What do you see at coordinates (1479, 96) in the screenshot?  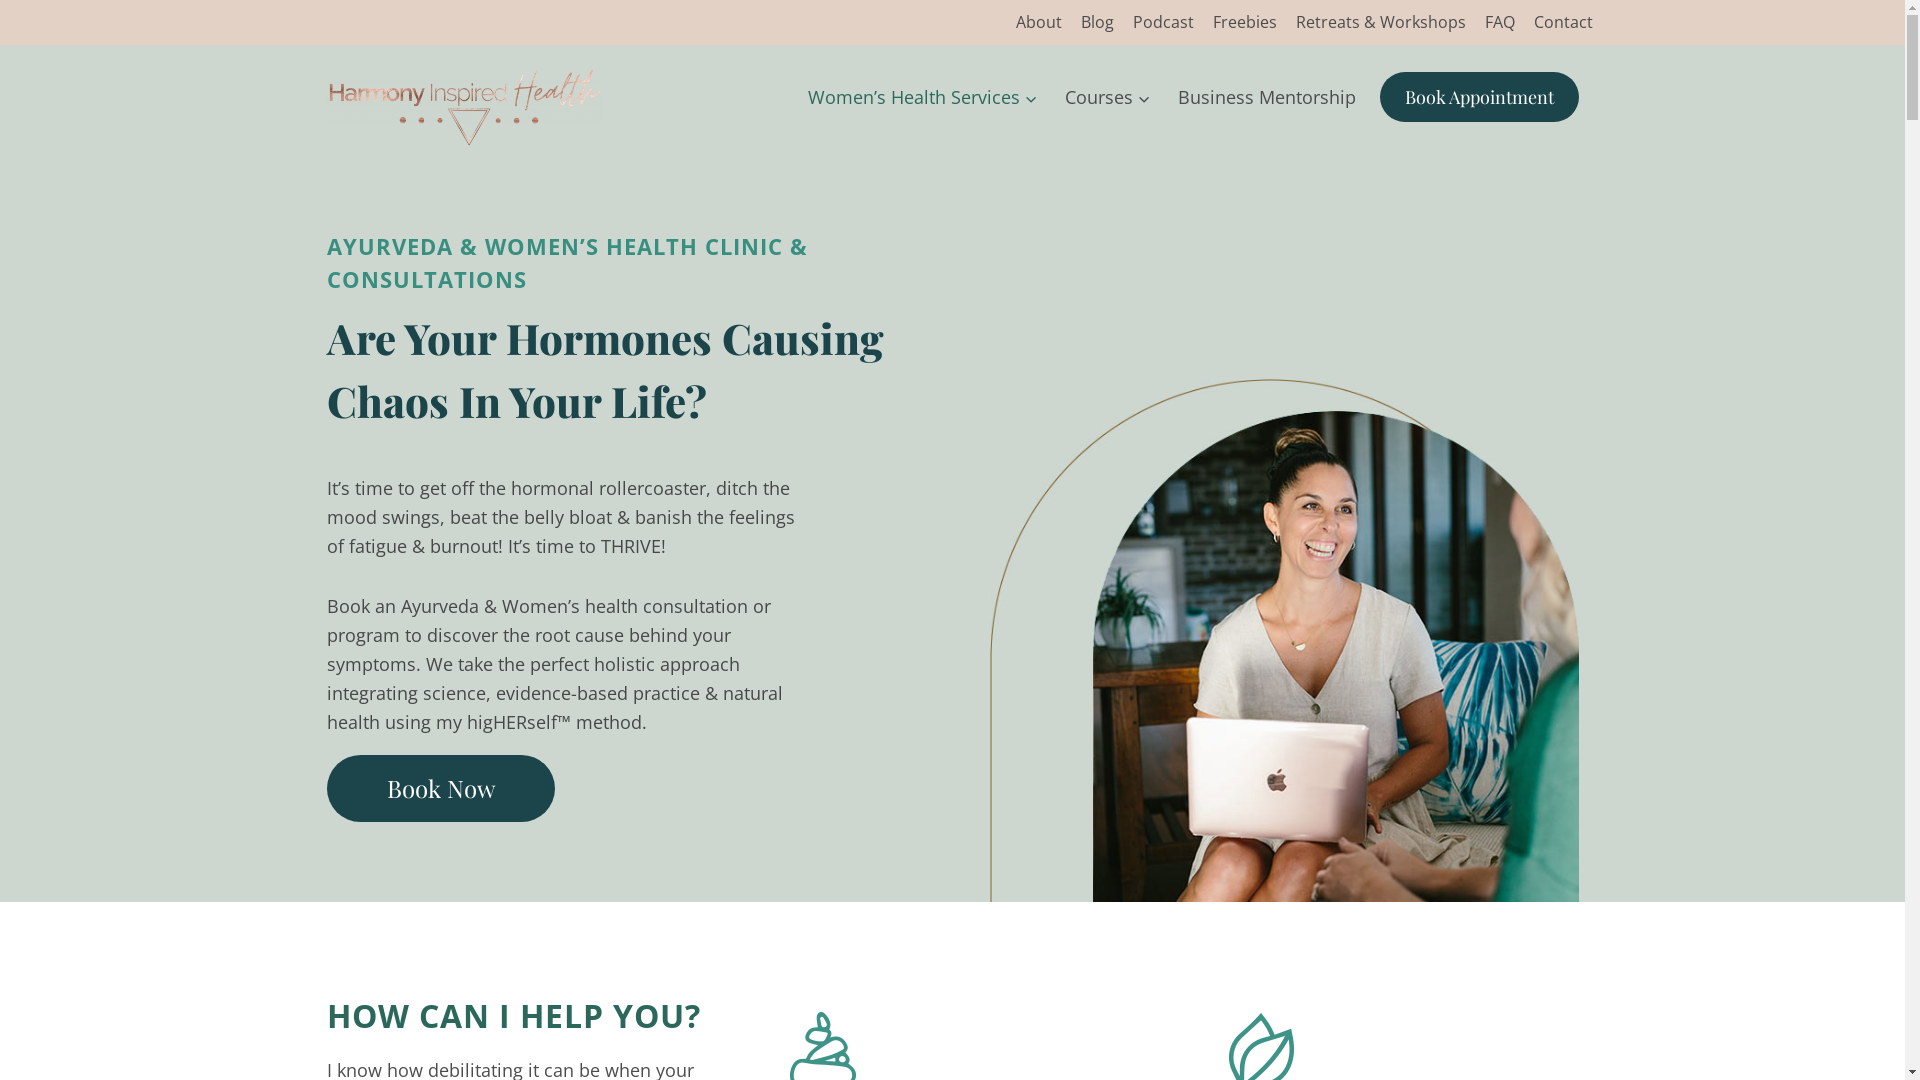 I see `'Book Appointment'` at bounding box center [1479, 96].